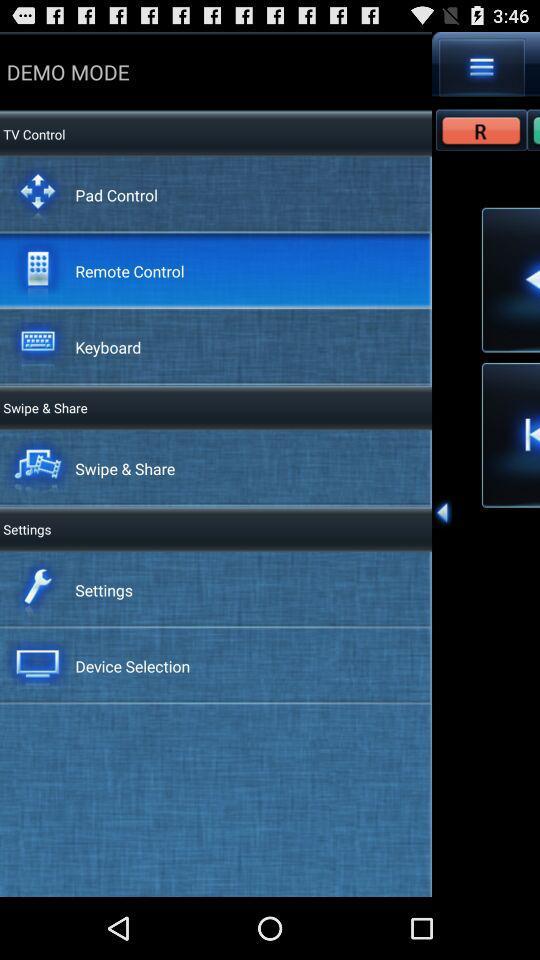 The height and width of the screenshot is (960, 540). Describe the element at coordinates (132, 666) in the screenshot. I see `device selection` at that location.